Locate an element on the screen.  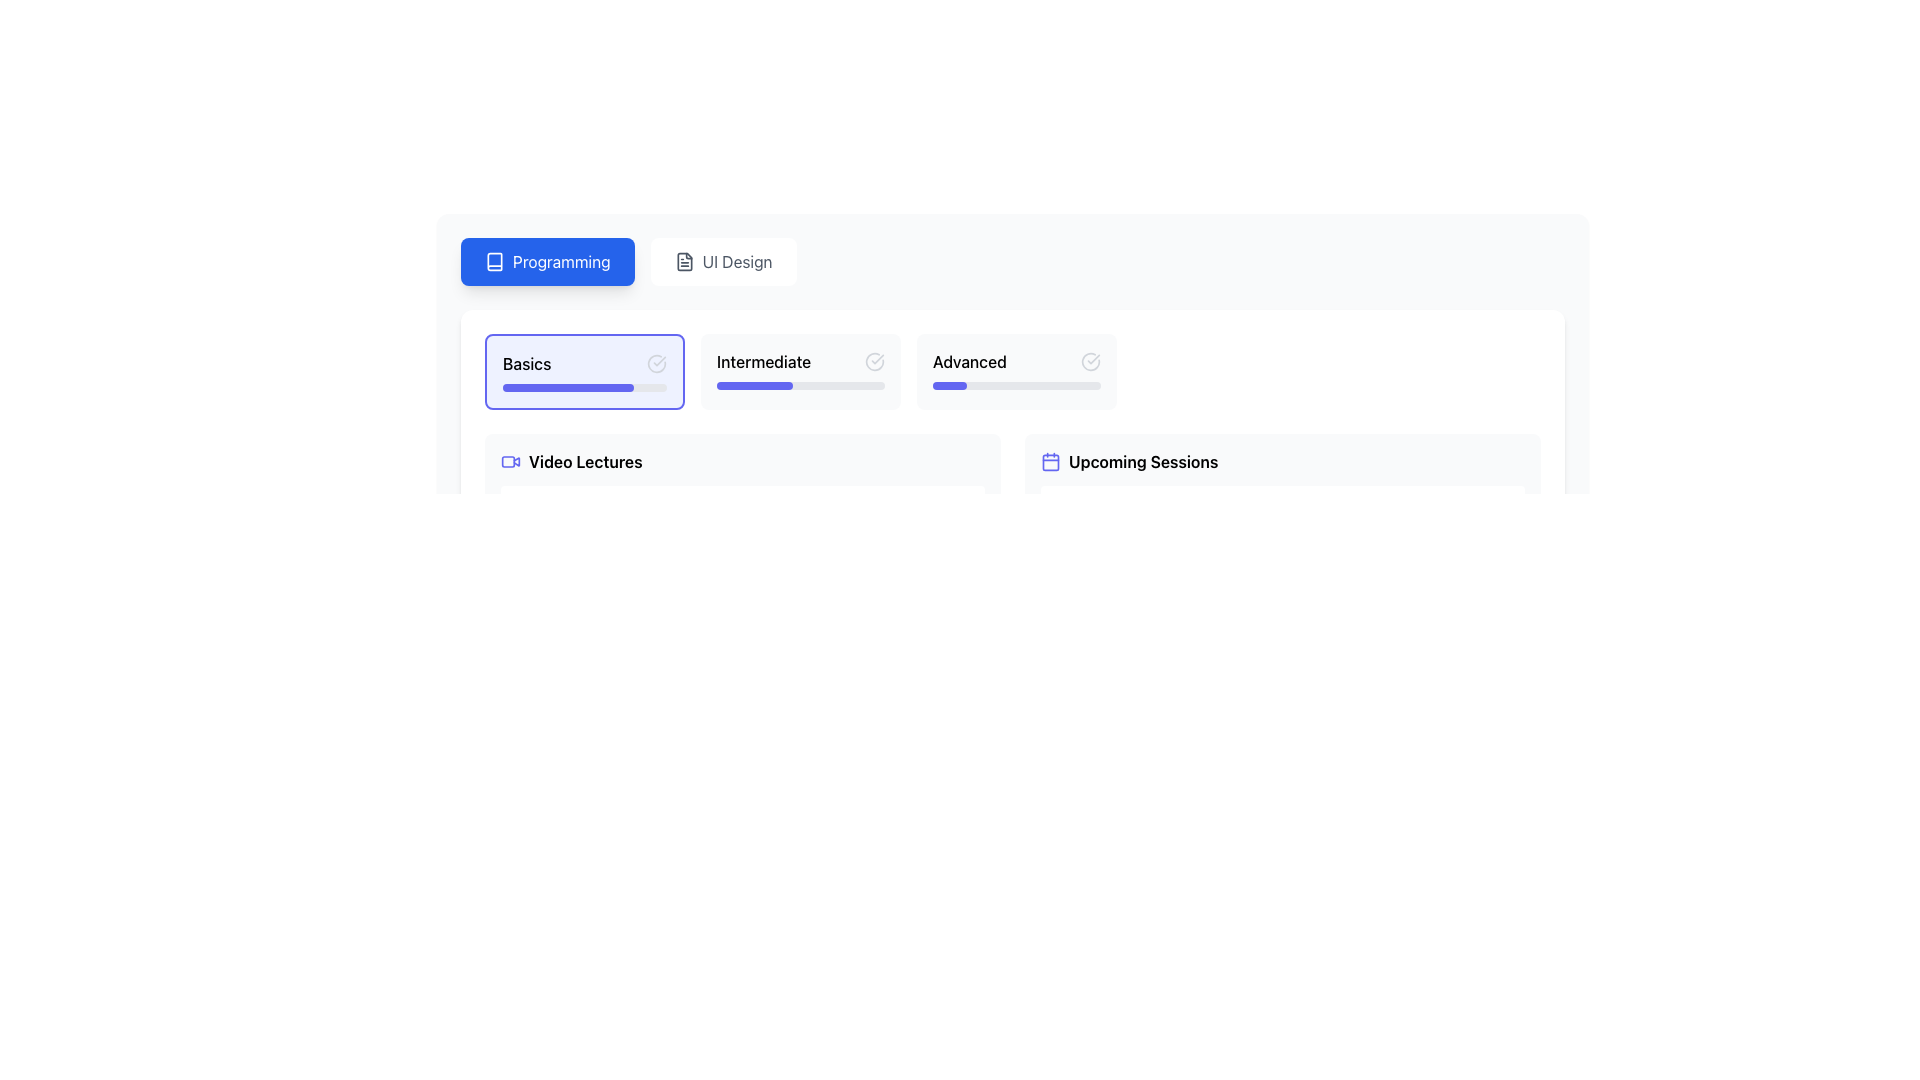
the 'Intermediate' button, which is a rectangular block with a bold black font text at the top, a purple progress bar below, and a gray checkmark icon on the right side is located at coordinates (801, 371).